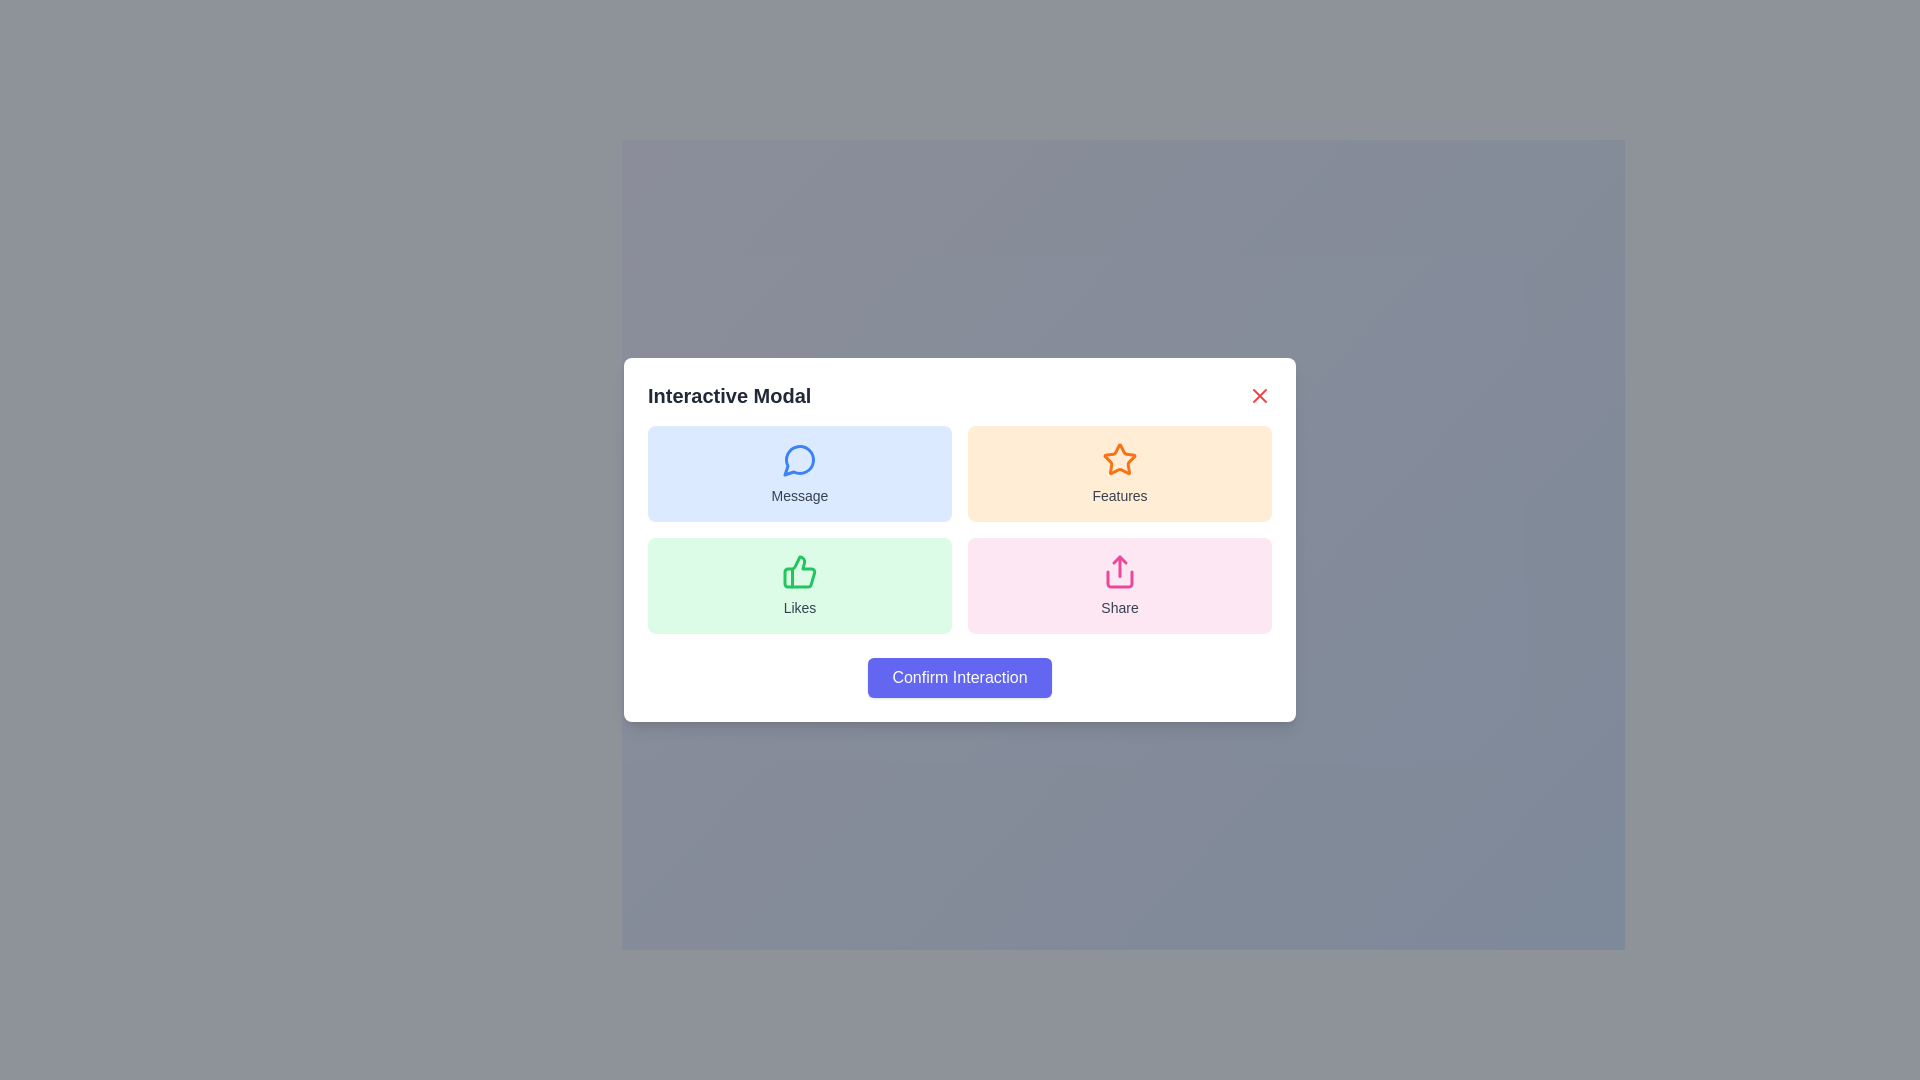  Describe the element at coordinates (728, 396) in the screenshot. I see `the title text label in the top-left section of the white modal dialog box, which serves as a header for the content within the modal` at that location.